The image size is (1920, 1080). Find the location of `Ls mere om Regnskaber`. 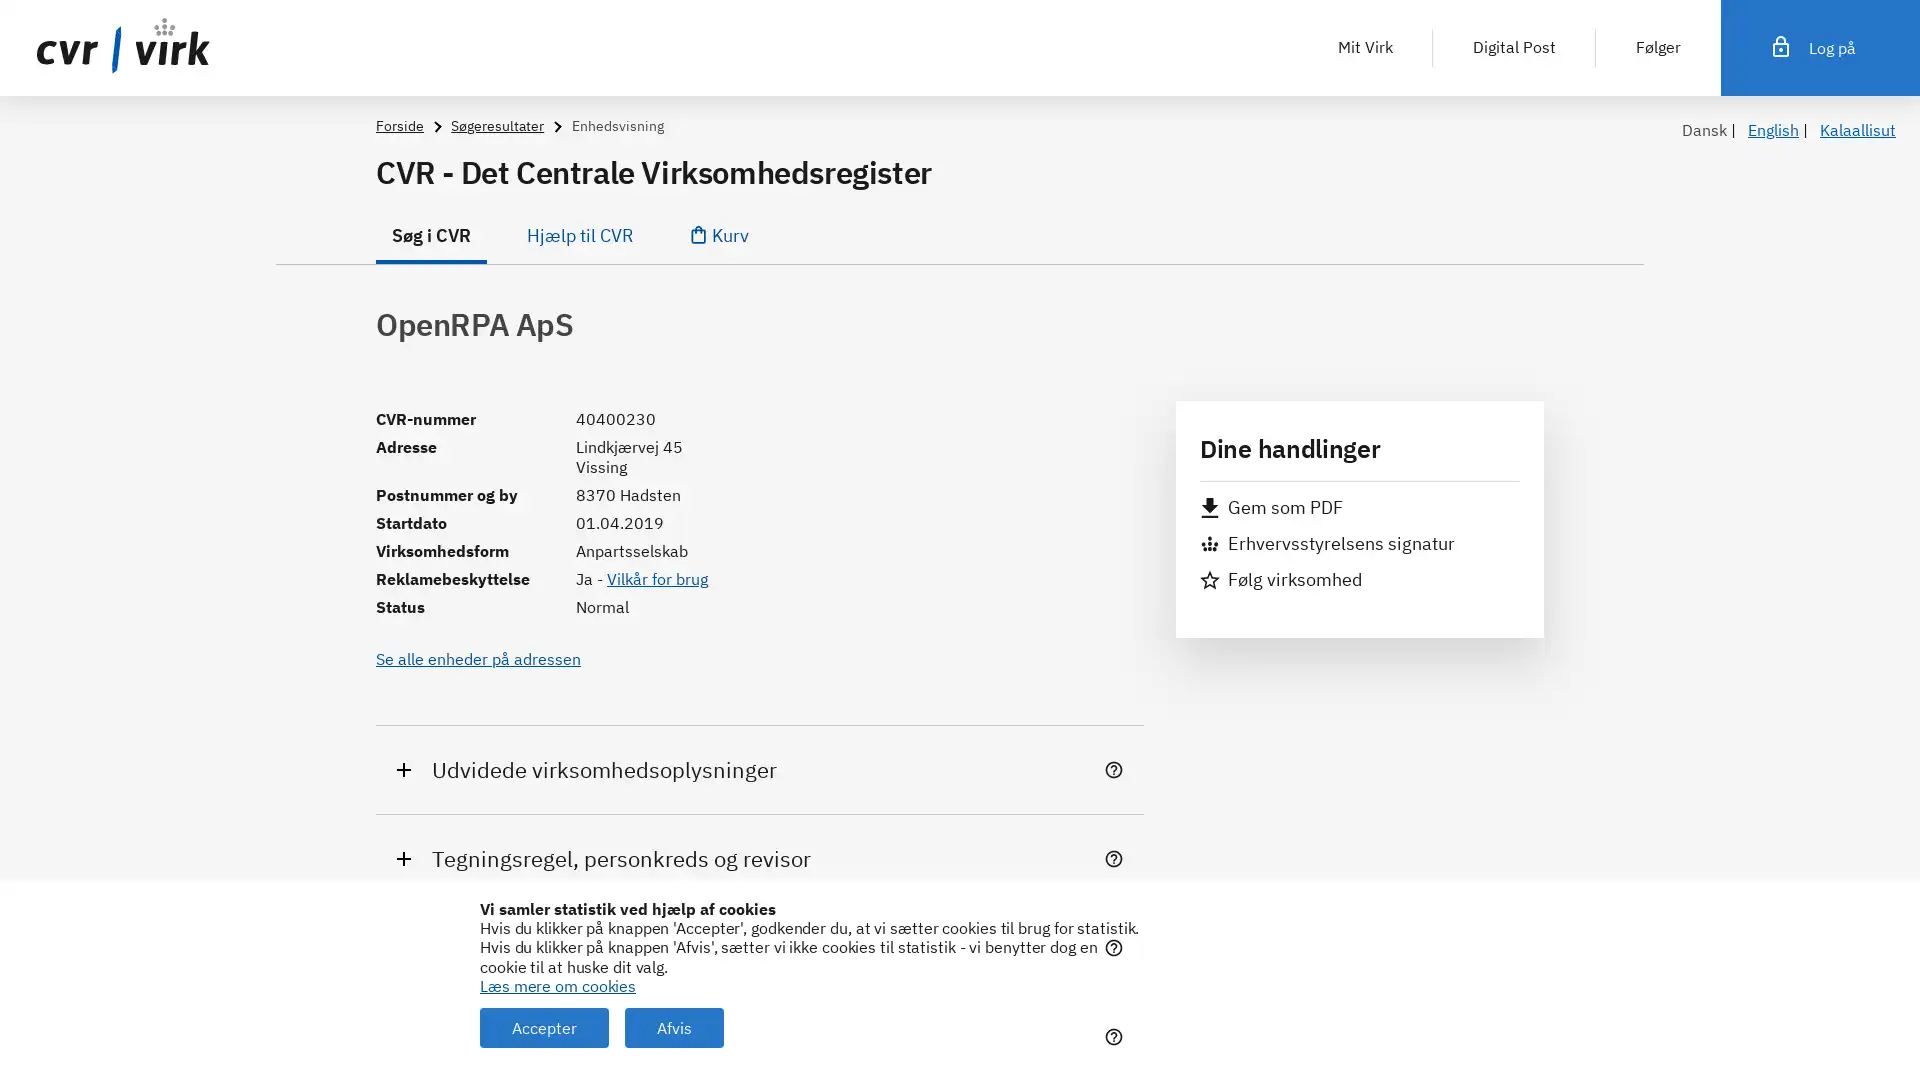

Ls mere om Regnskaber is located at coordinates (1117, 1036).